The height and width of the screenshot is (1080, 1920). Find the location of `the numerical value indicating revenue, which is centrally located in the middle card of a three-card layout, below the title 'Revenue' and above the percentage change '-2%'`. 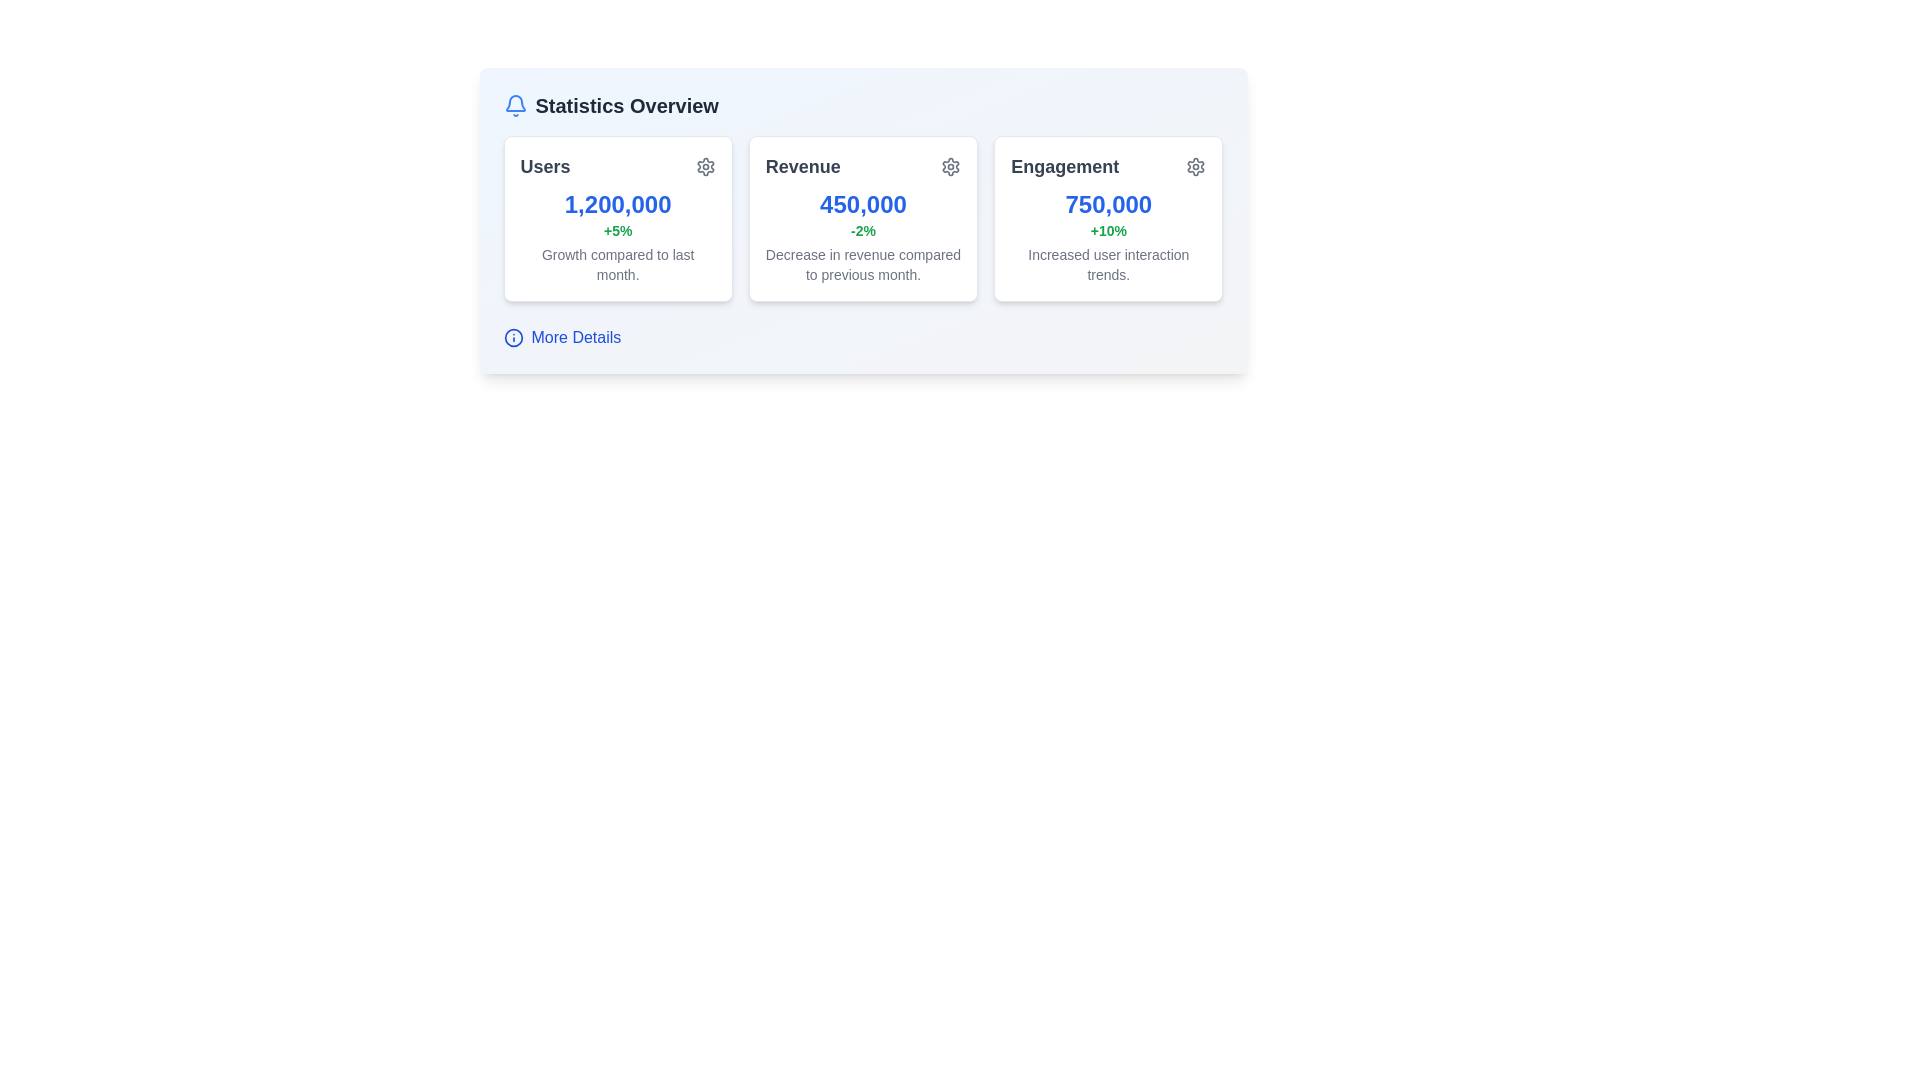

the numerical value indicating revenue, which is centrally located in the middle card of a three-card layout, below the title 'Revenue' and above the percentage change '-2%' is located at coordinates (863, 204).